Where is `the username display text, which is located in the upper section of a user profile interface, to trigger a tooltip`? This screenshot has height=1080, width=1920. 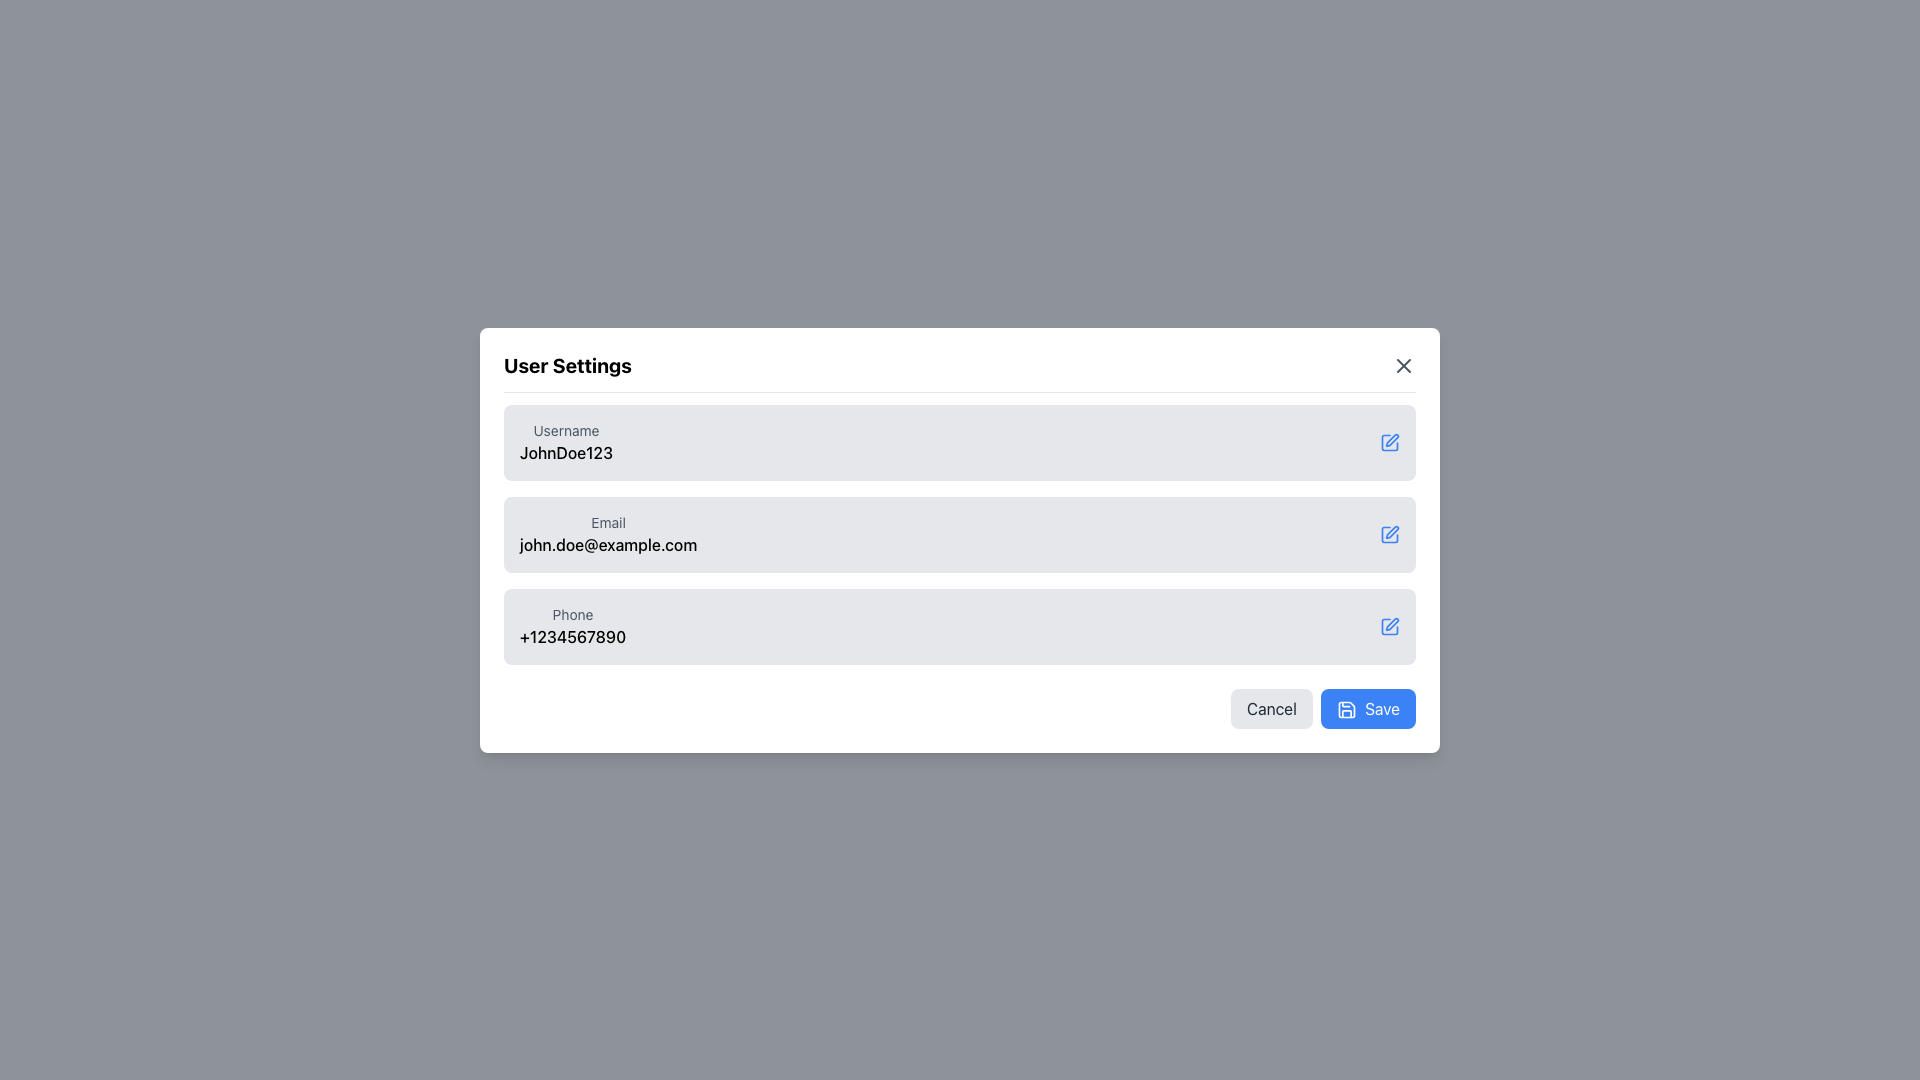 the username display text, which is located in the upper section of a user profile interface, to trigger a tooltip is located at coordinates (565, 441).